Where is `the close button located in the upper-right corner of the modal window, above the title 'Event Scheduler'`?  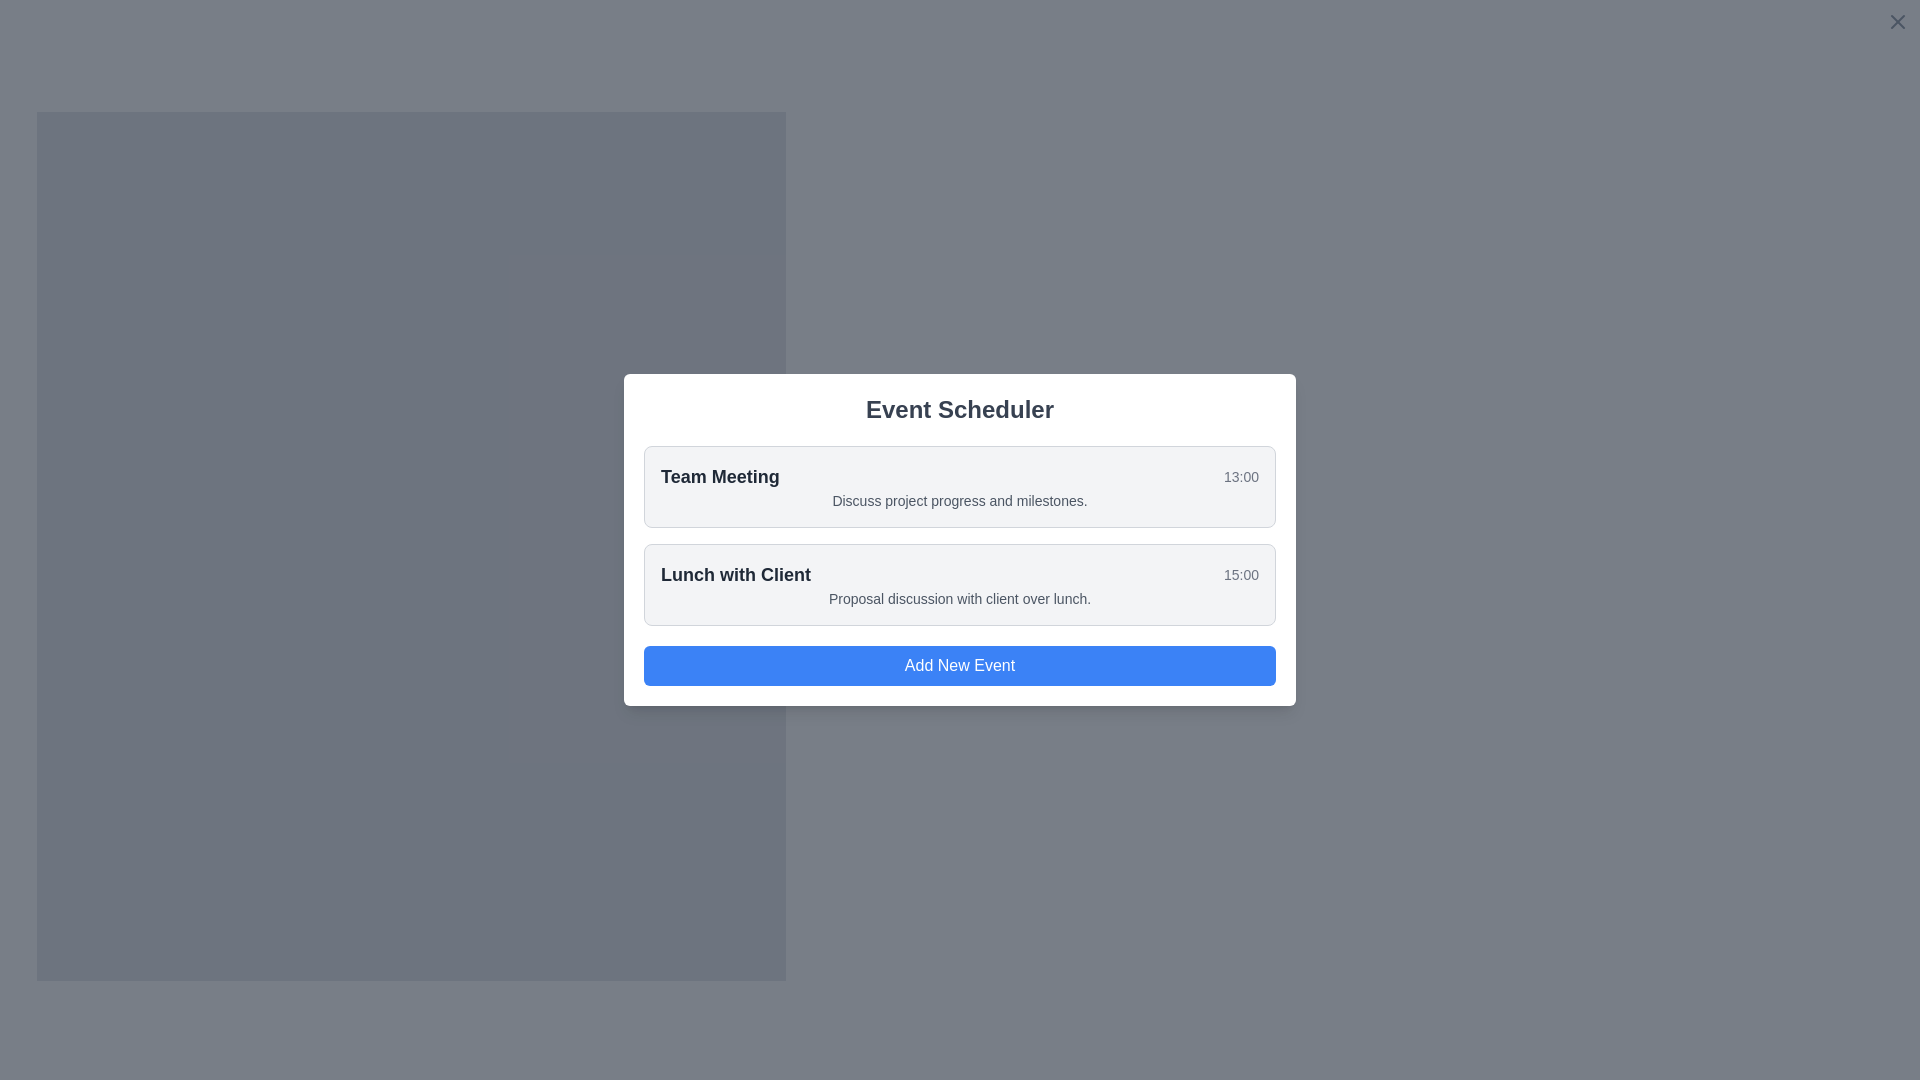 the close button located in the upper-right corner of the modal window, above the title 'Event Scheduler' is located at coordinates (1896, 22).